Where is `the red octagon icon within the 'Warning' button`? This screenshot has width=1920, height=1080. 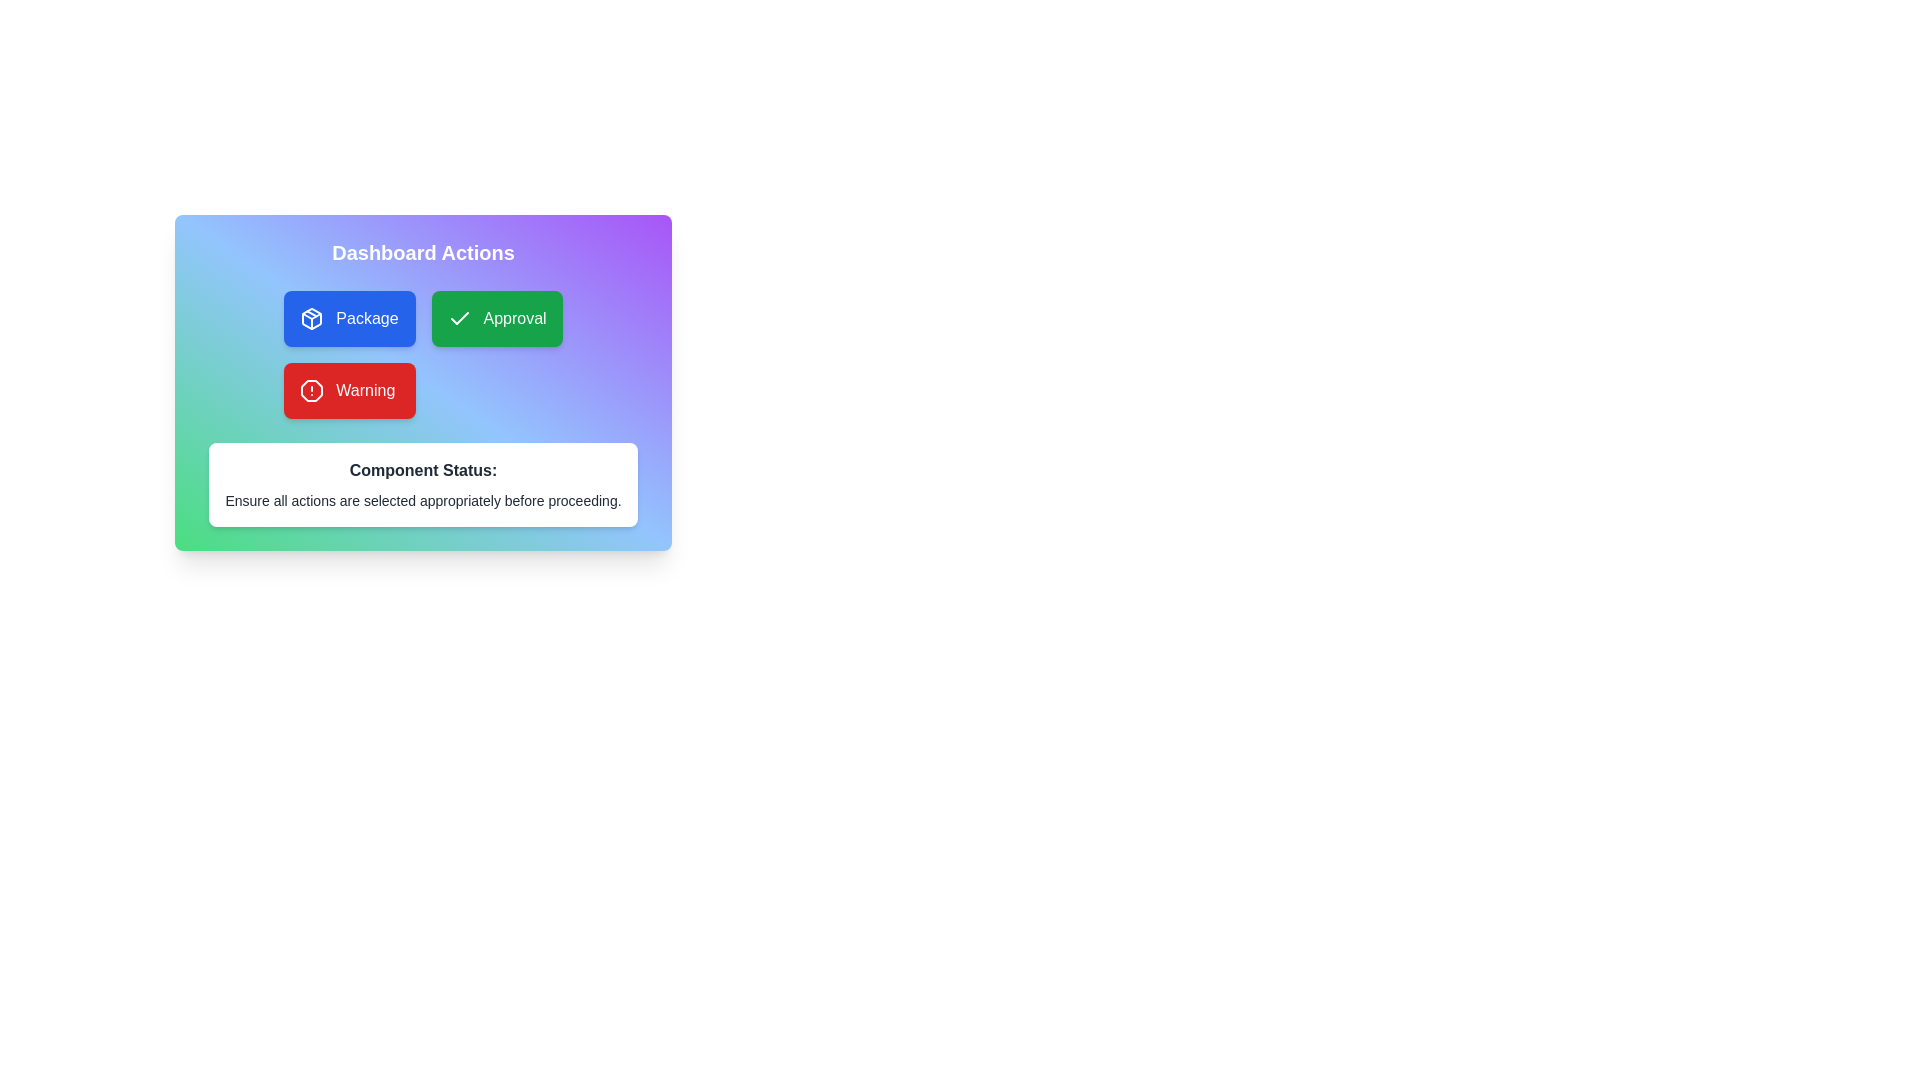
the red octagon icon within the 'Warning' button is located at coordinates (311, 390).